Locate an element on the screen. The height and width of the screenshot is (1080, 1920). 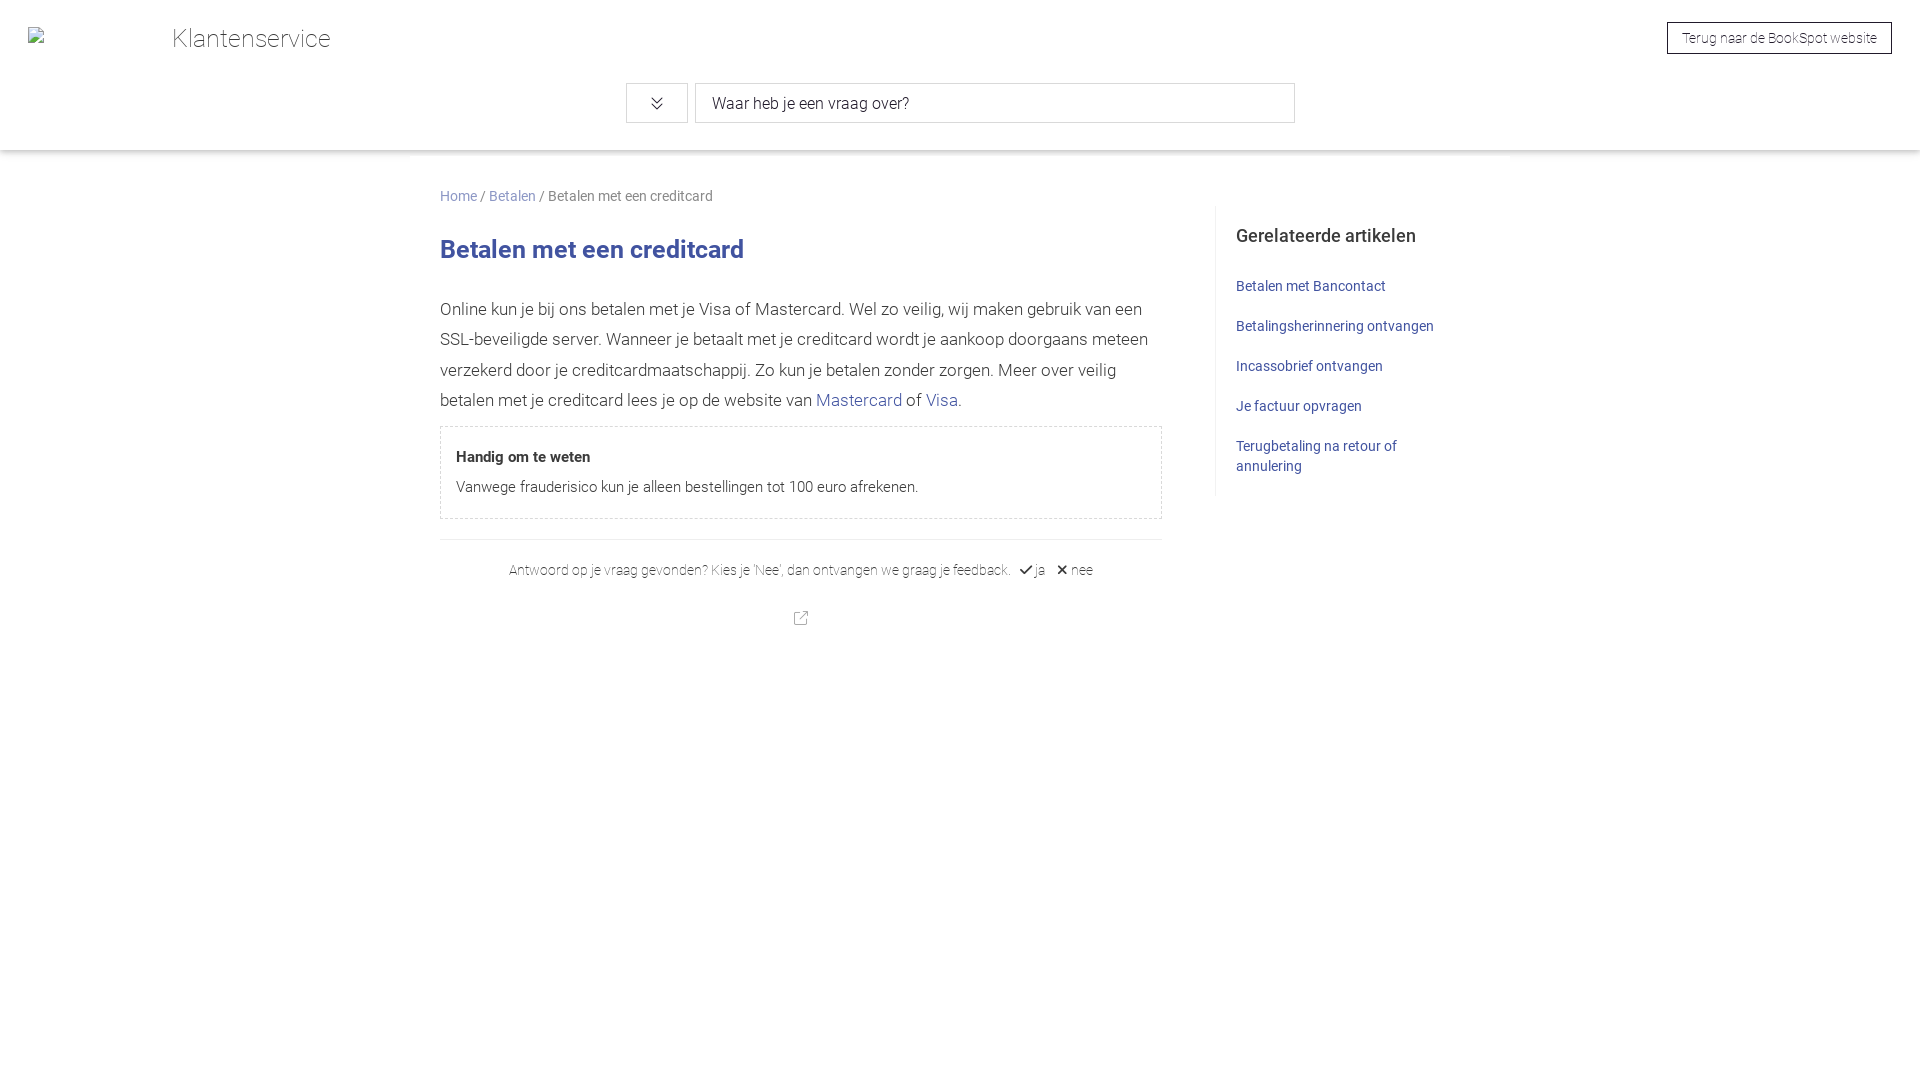
'Mastercard' is located at coordinates (859, 400).